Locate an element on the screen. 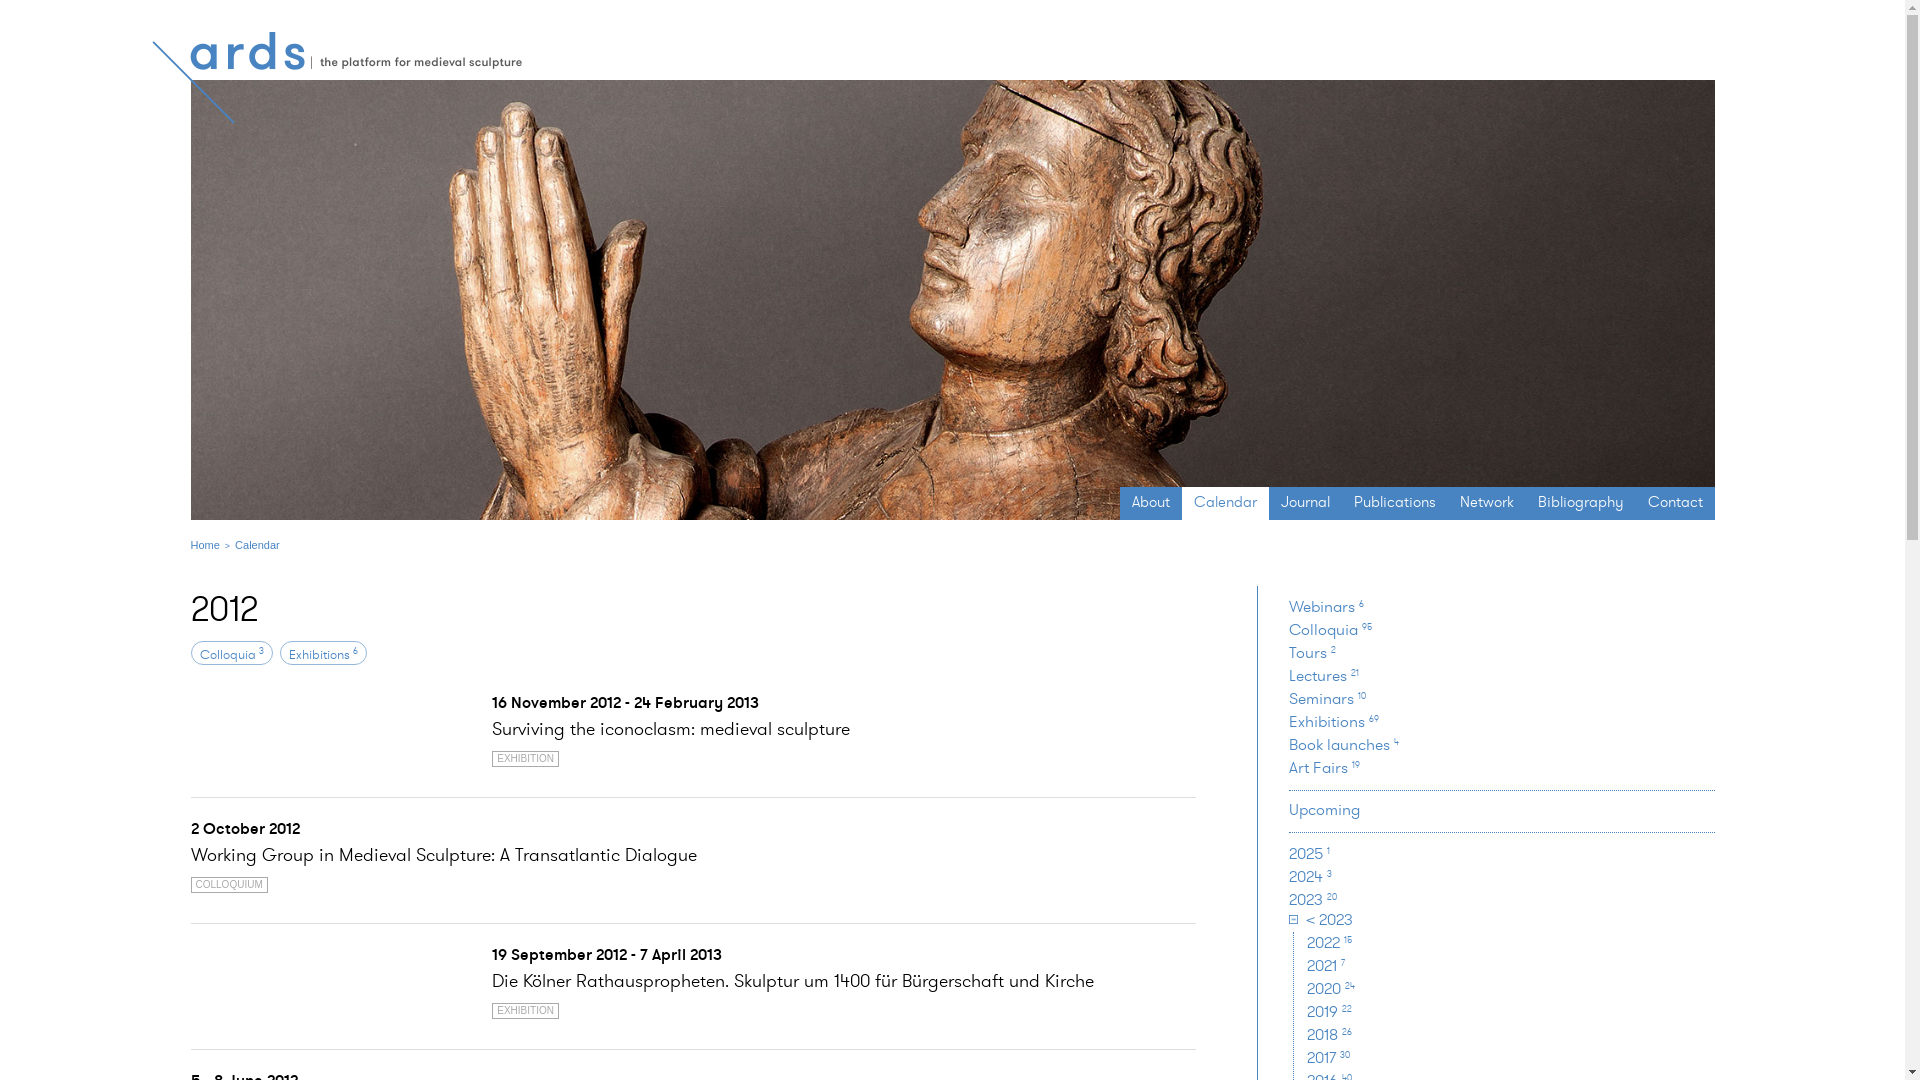  'Webinars 6' is located at coordinates (1326, 605).